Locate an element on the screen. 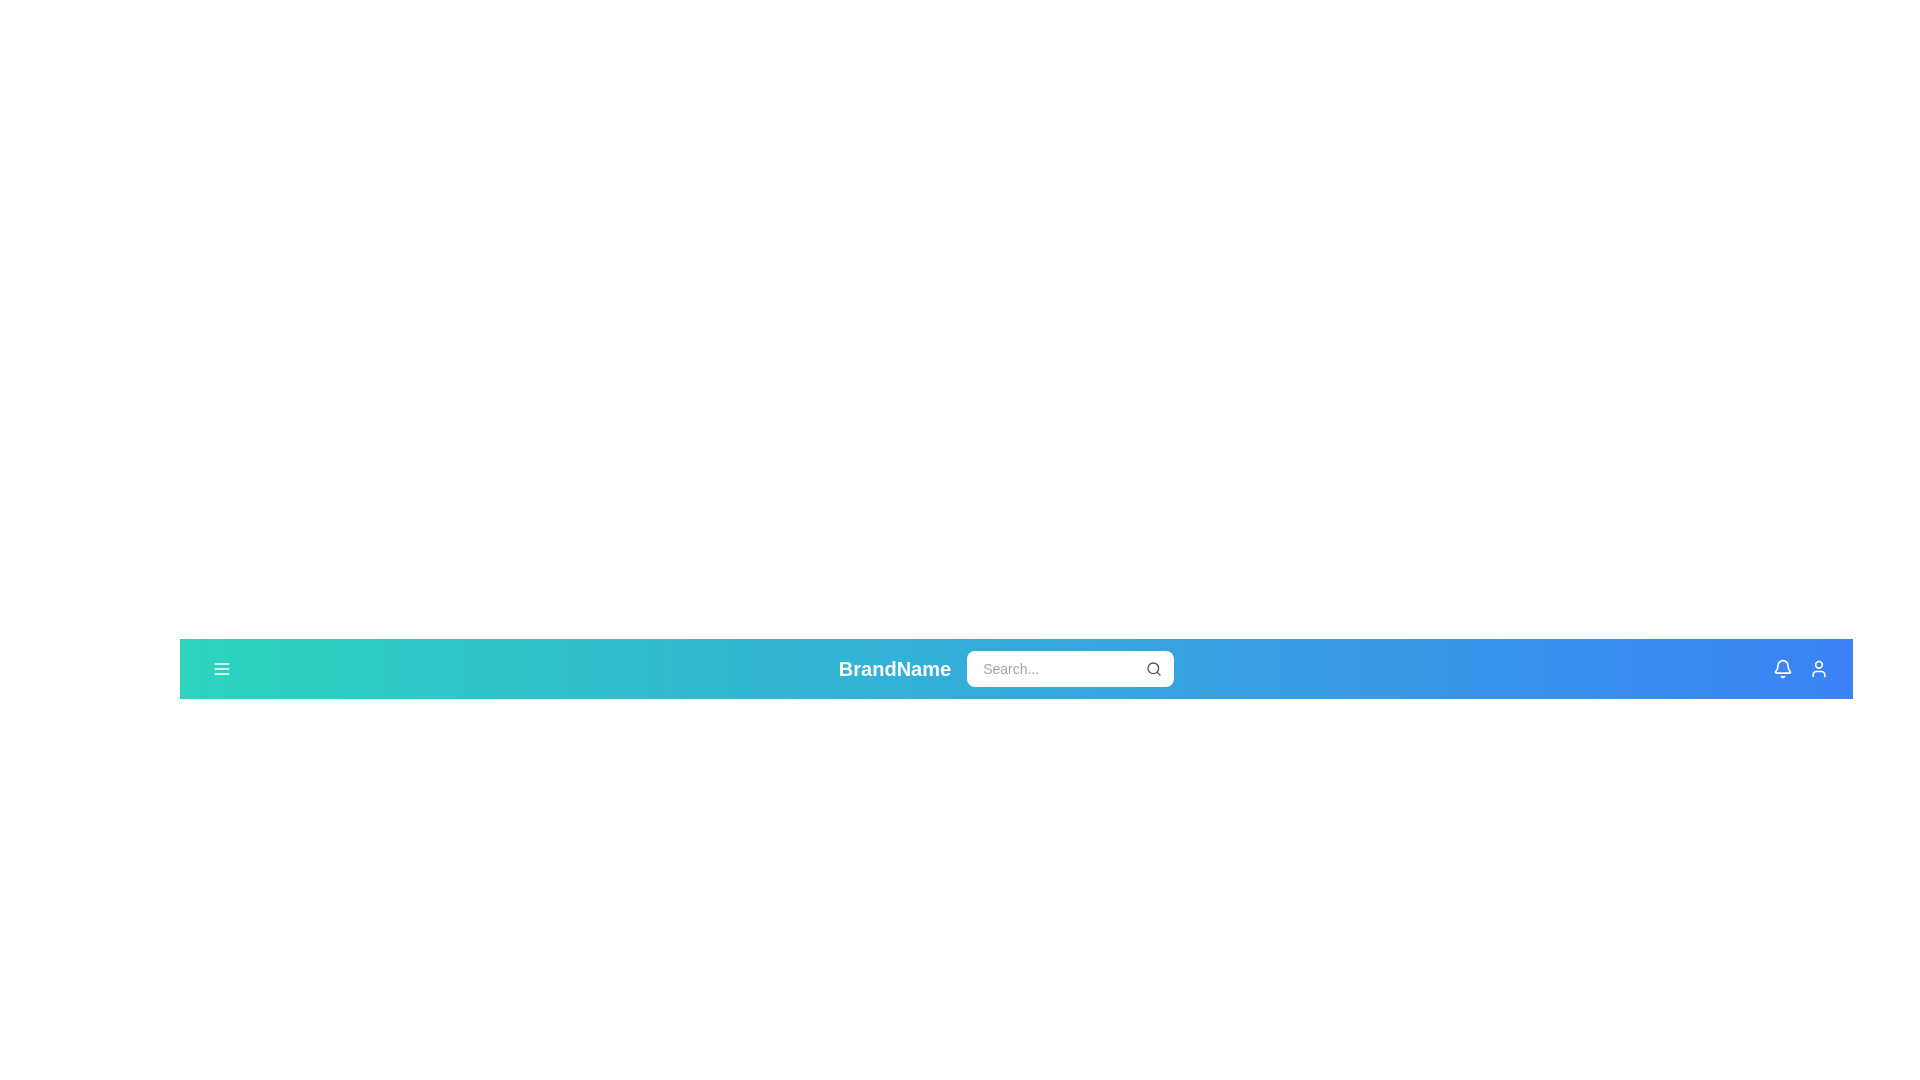 The width and height of the screenshot is (1920, 1080). the search bar and type the text 'example' is located at coordinates (1069, 668).